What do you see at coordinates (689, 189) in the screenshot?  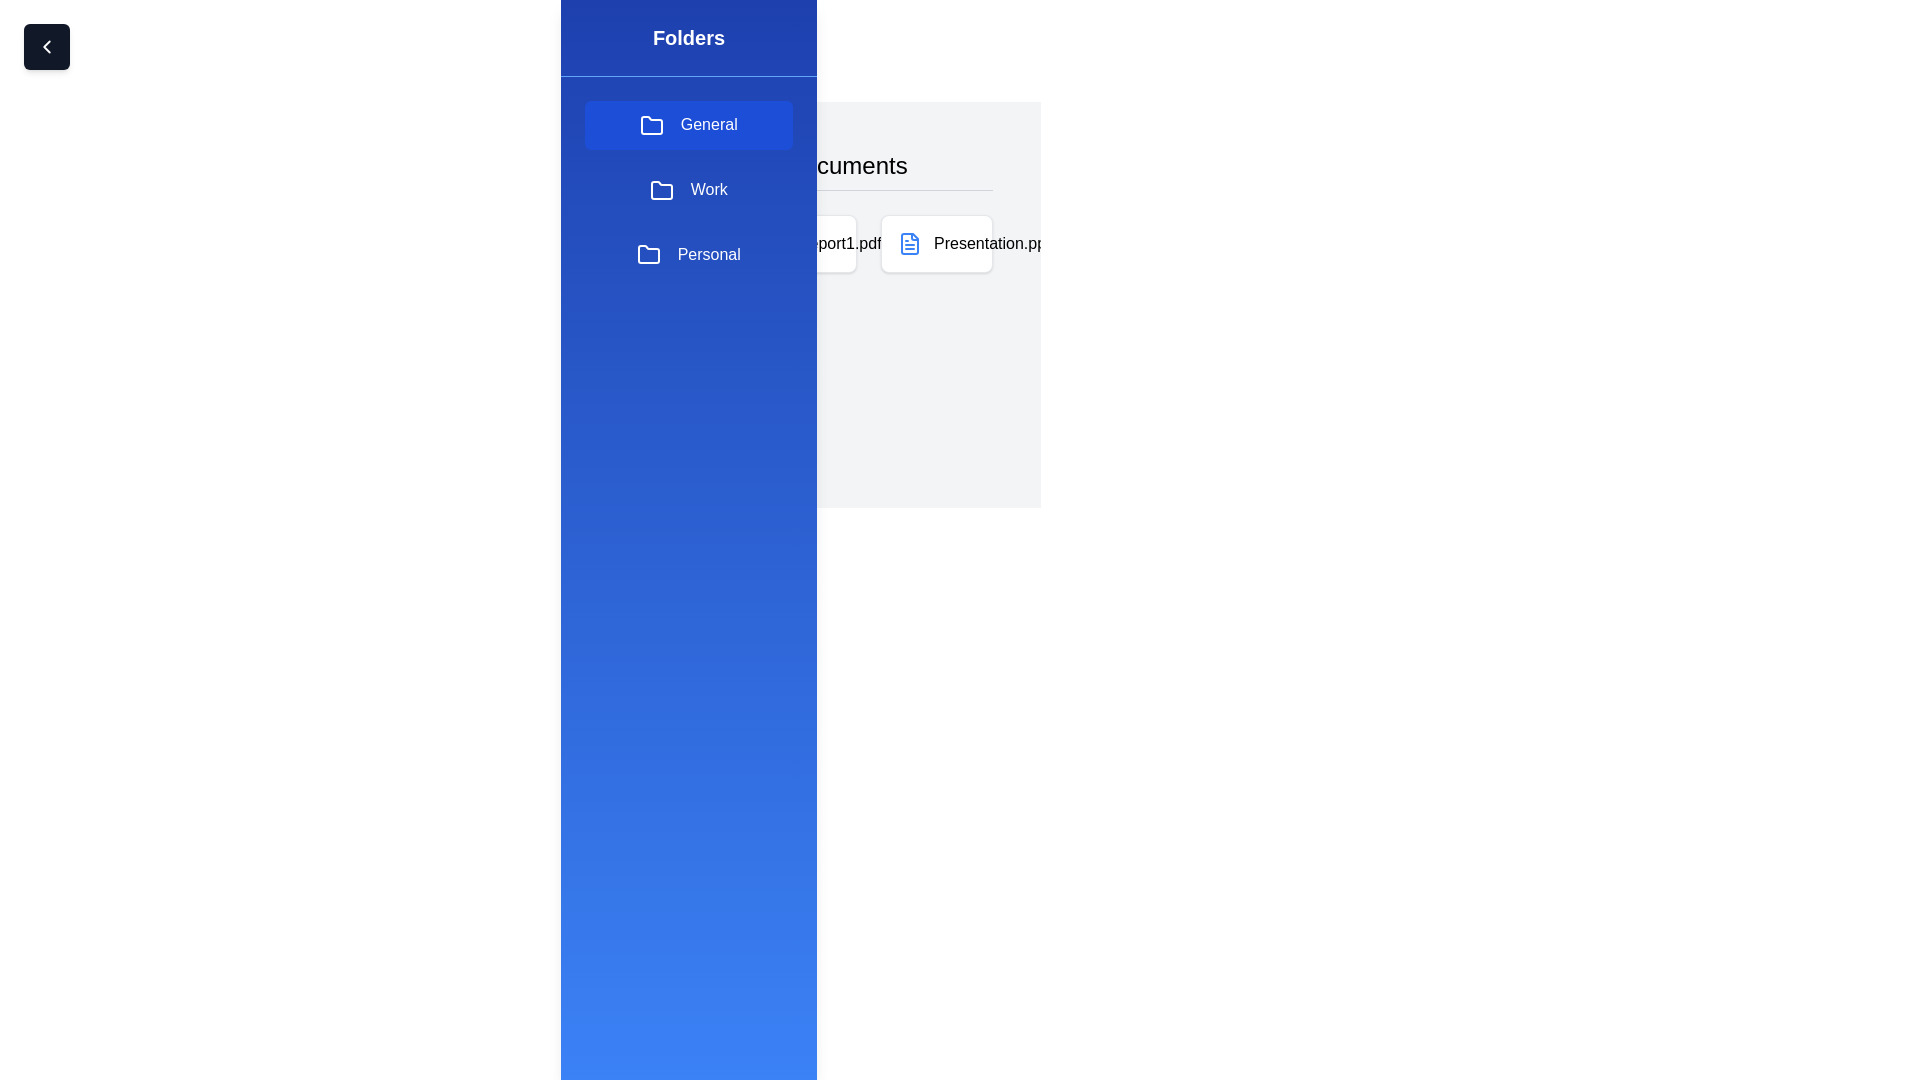 I see `the 'Work' folder menu item, which is the second item in a vertical stack of folder labels` at bounding box center [689, 189].